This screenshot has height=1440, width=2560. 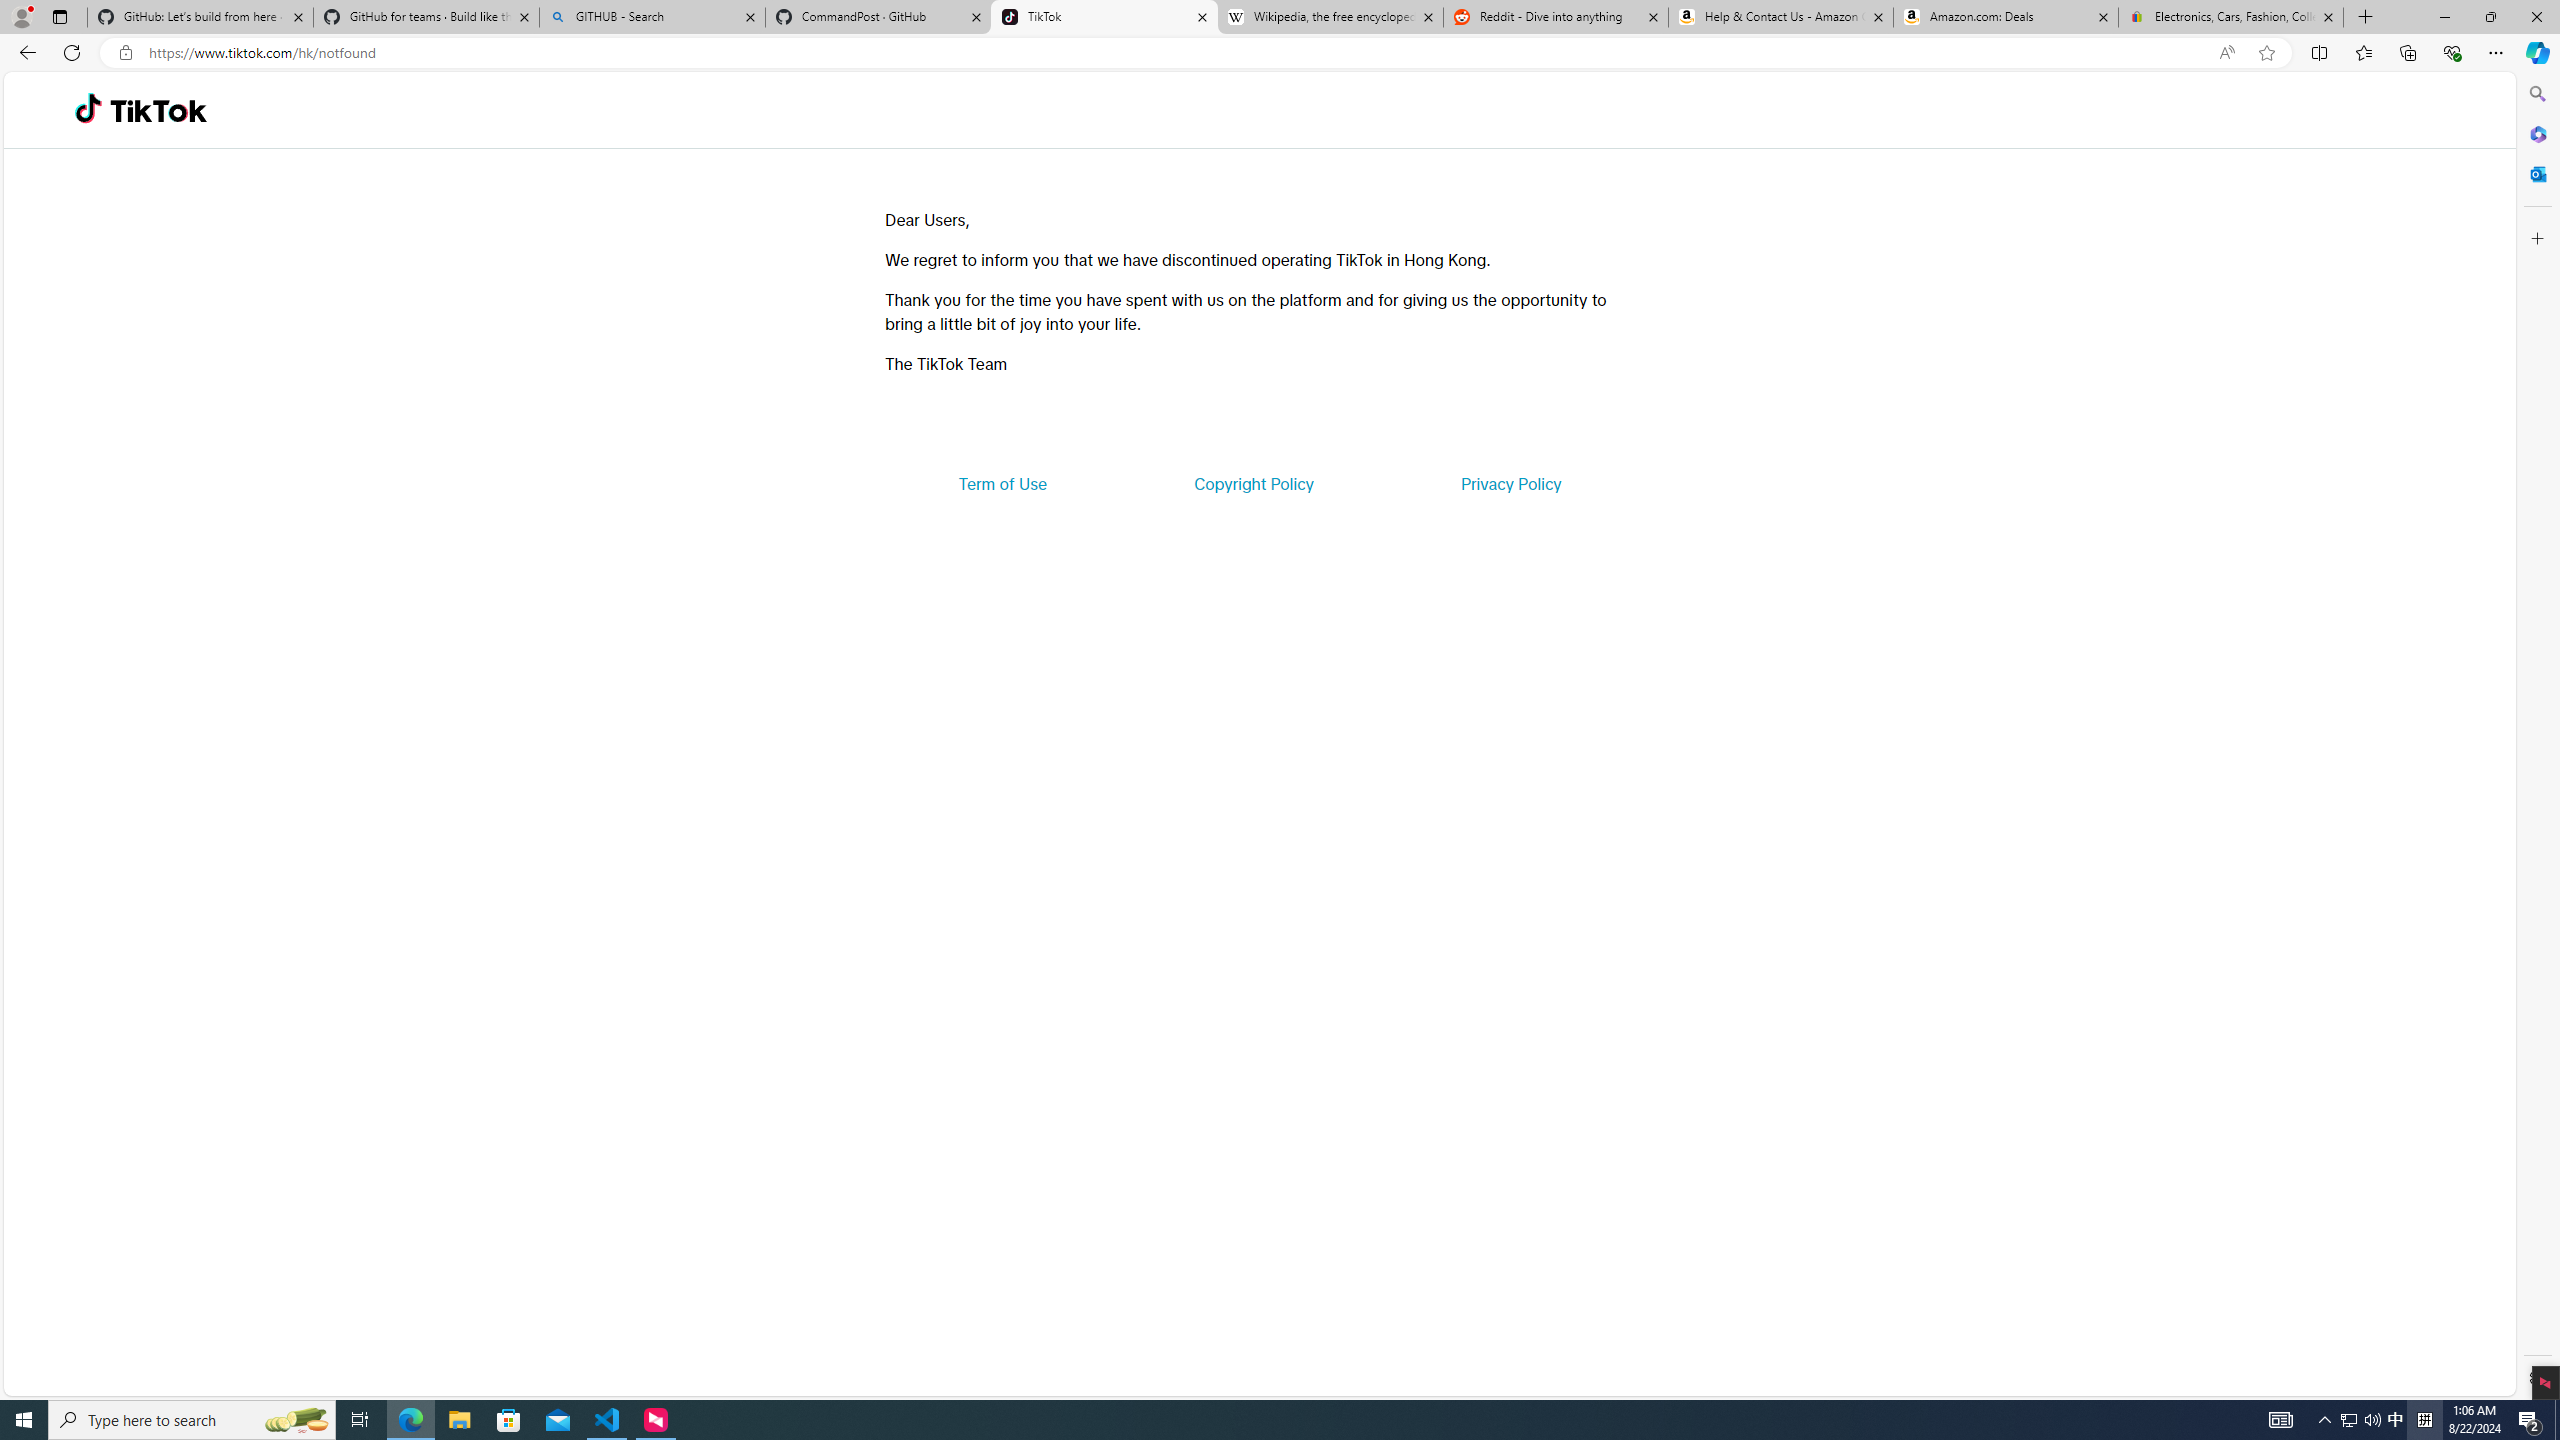 I want to click on 'Term of Use', so click(x=1002, y=482).